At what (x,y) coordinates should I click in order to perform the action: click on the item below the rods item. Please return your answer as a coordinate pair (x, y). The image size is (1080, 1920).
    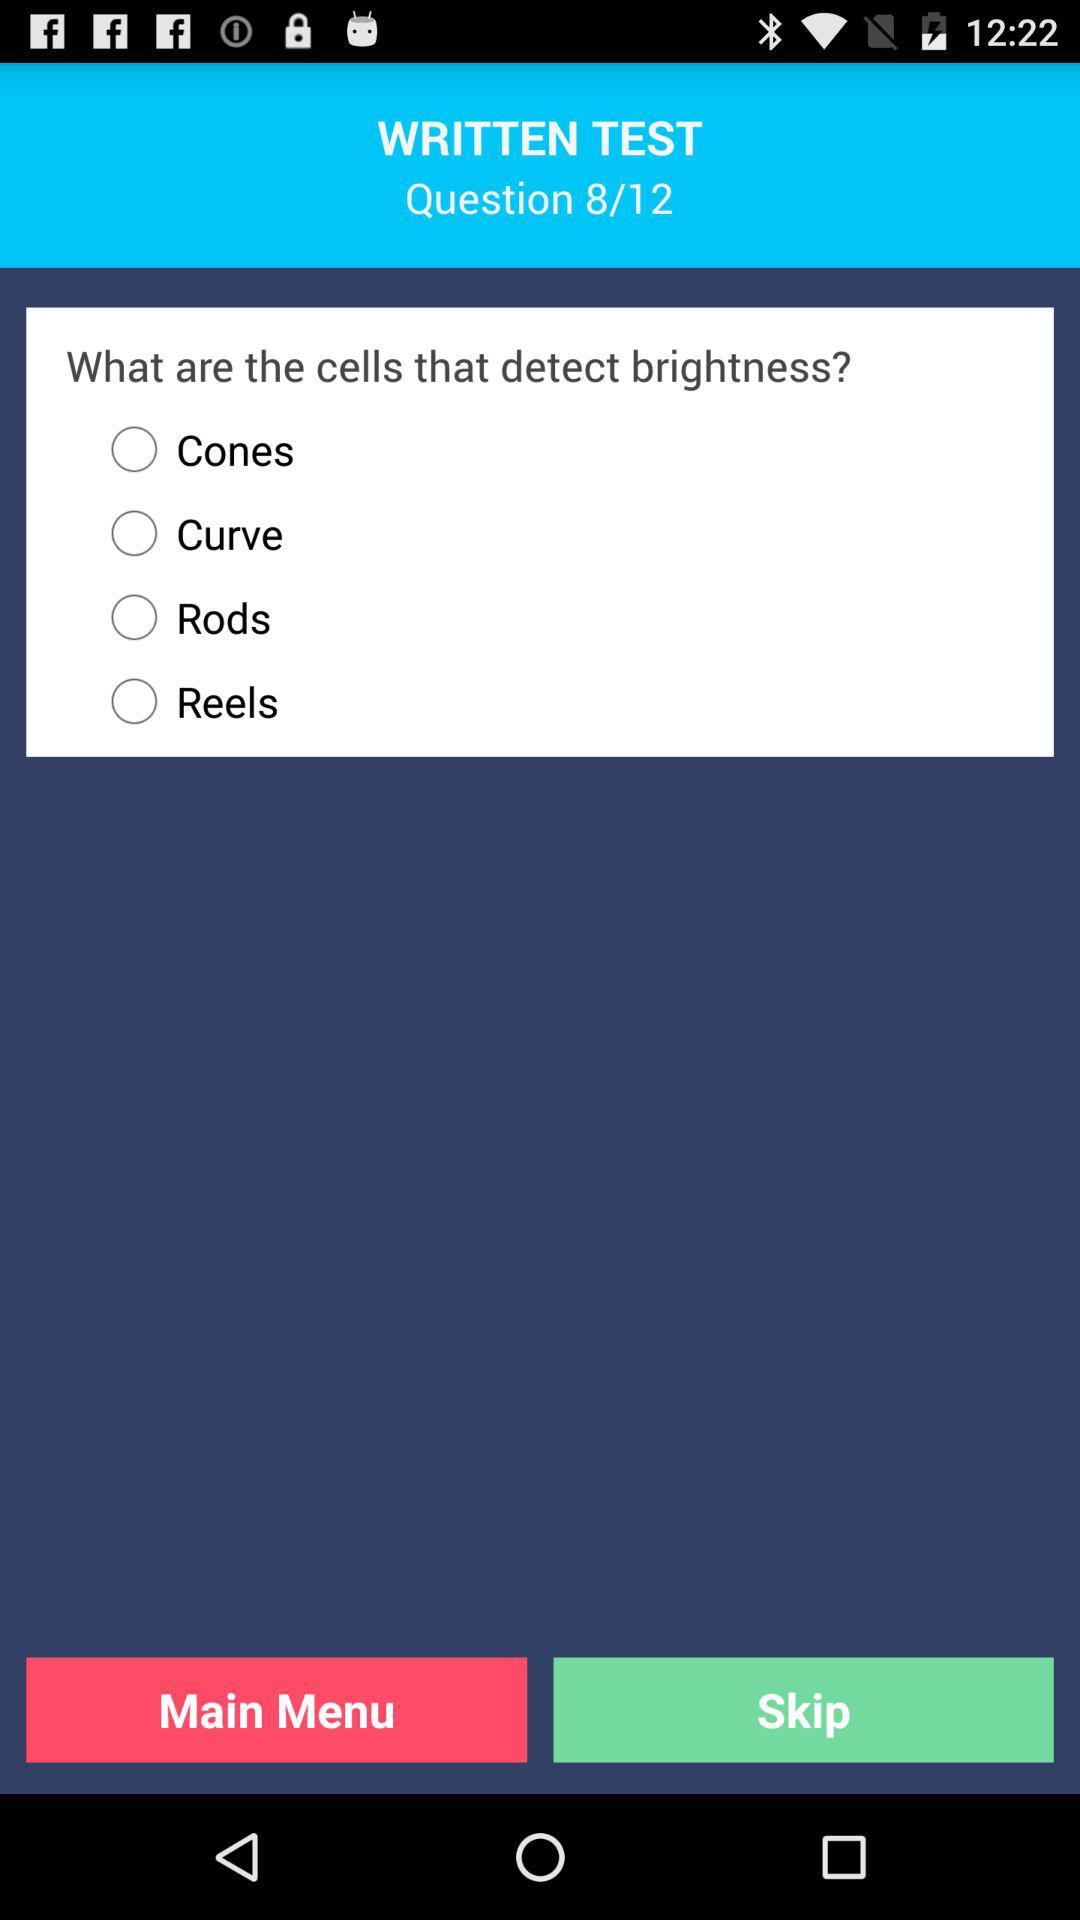
    Looking at the image, I should click on (553, 701).